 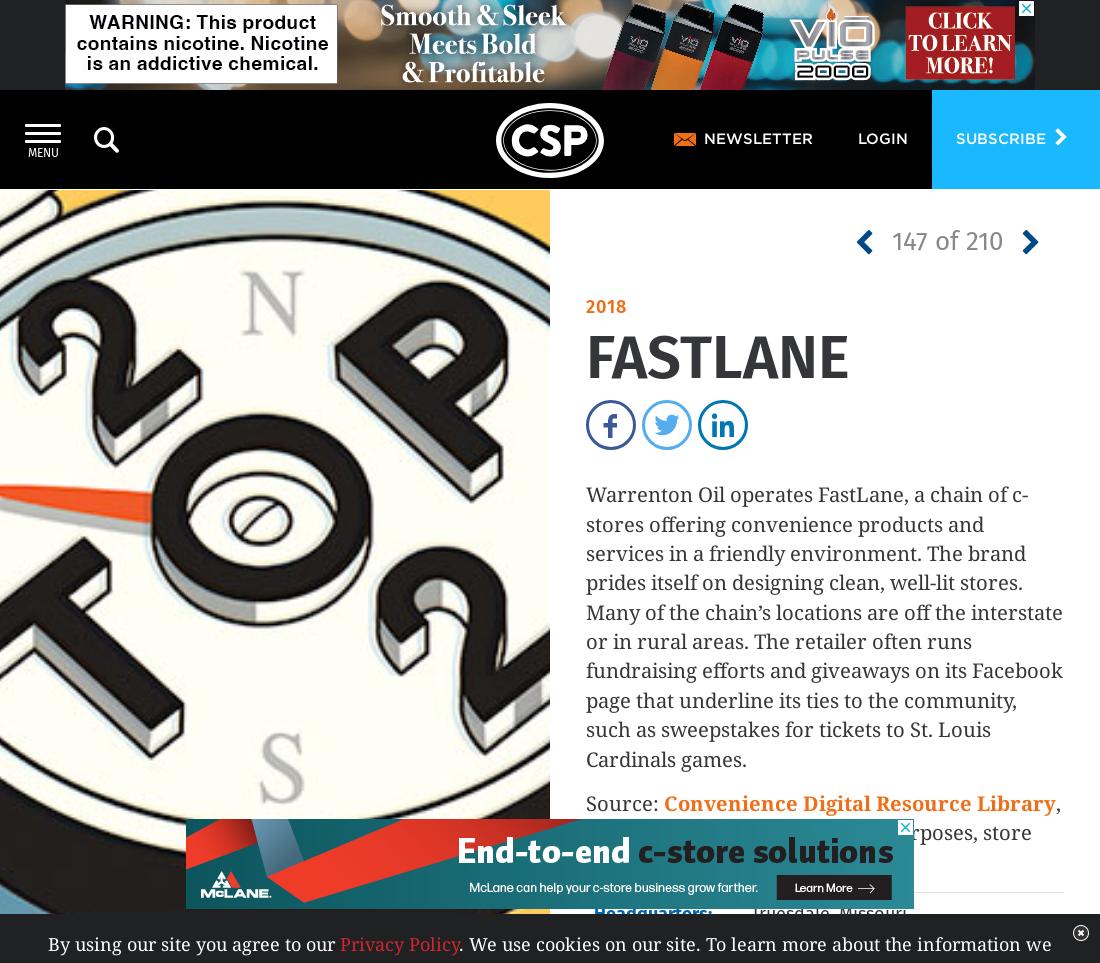 I want to click on '2018', so click(x=584, y=307).